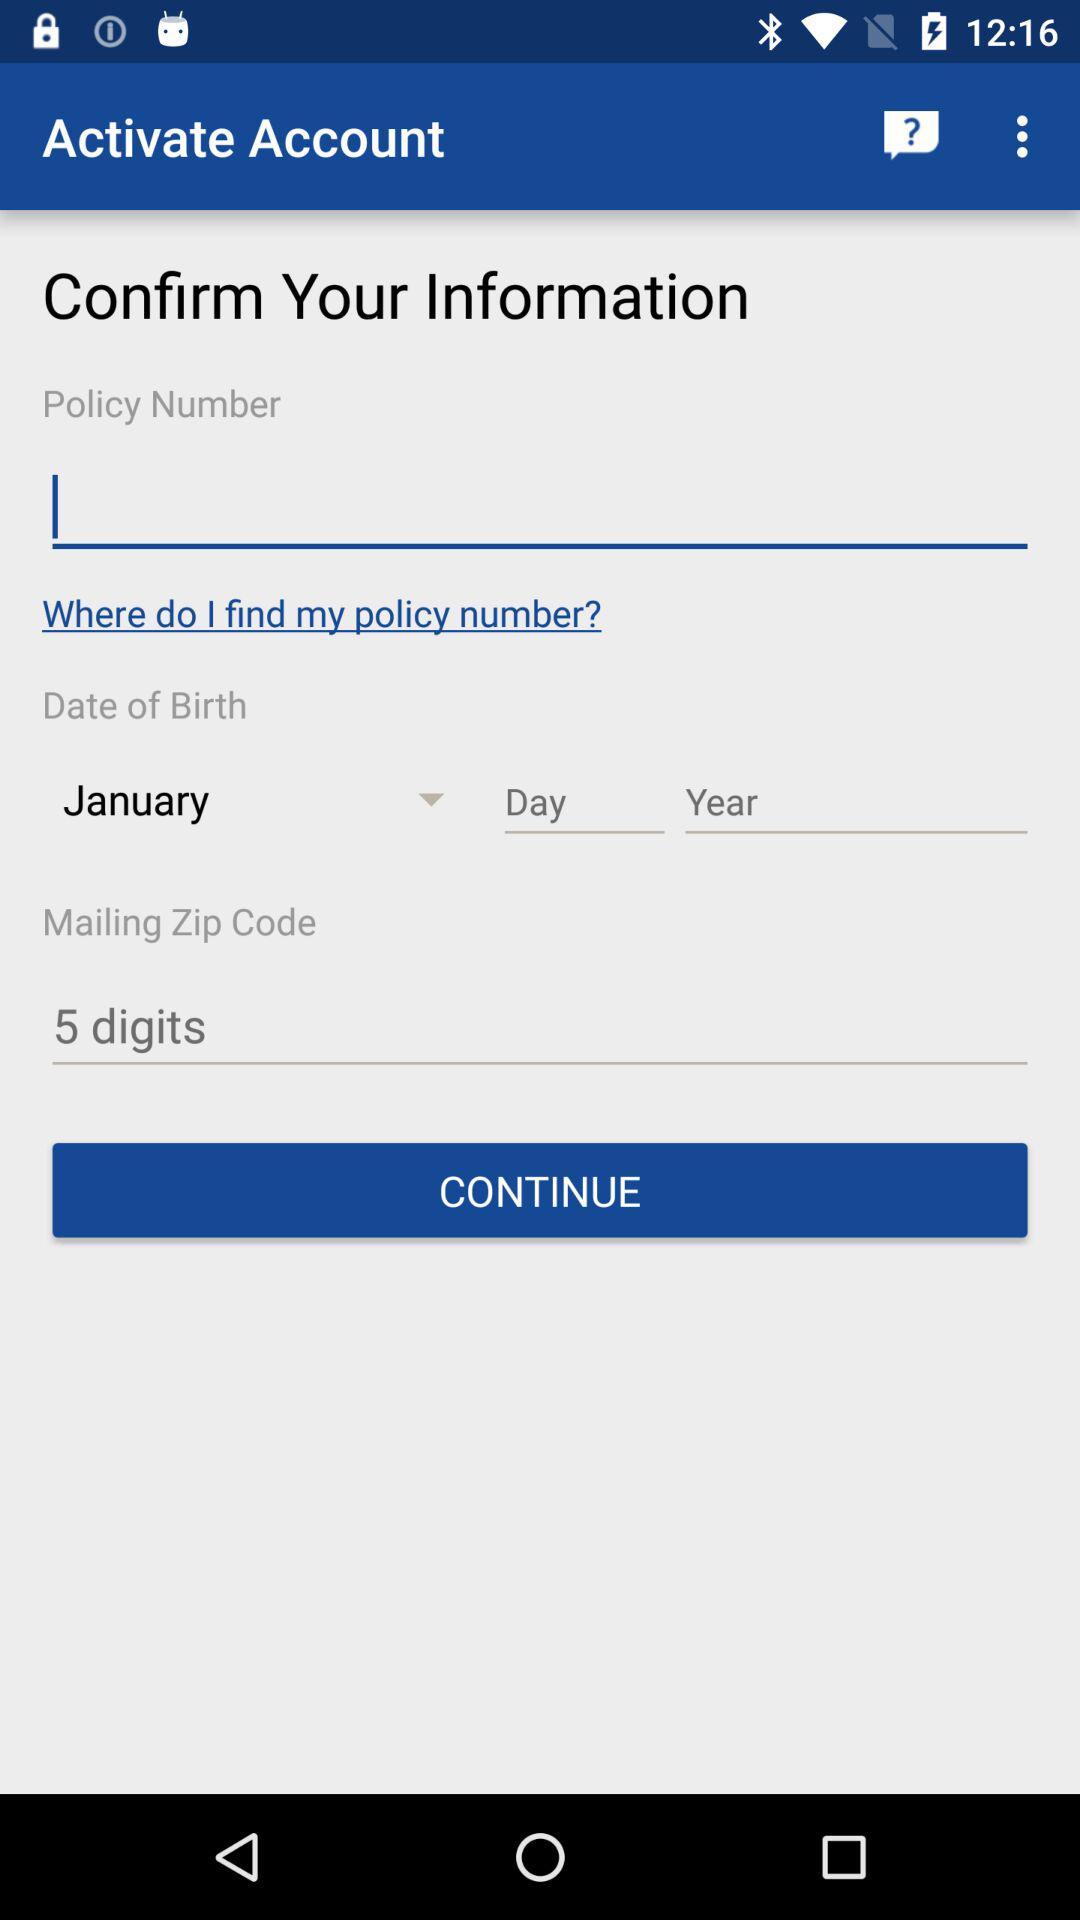  What do you see at coordinates (855, 802) in the screenshot?
I see `year of the birth` at bounding box center [855, 802].